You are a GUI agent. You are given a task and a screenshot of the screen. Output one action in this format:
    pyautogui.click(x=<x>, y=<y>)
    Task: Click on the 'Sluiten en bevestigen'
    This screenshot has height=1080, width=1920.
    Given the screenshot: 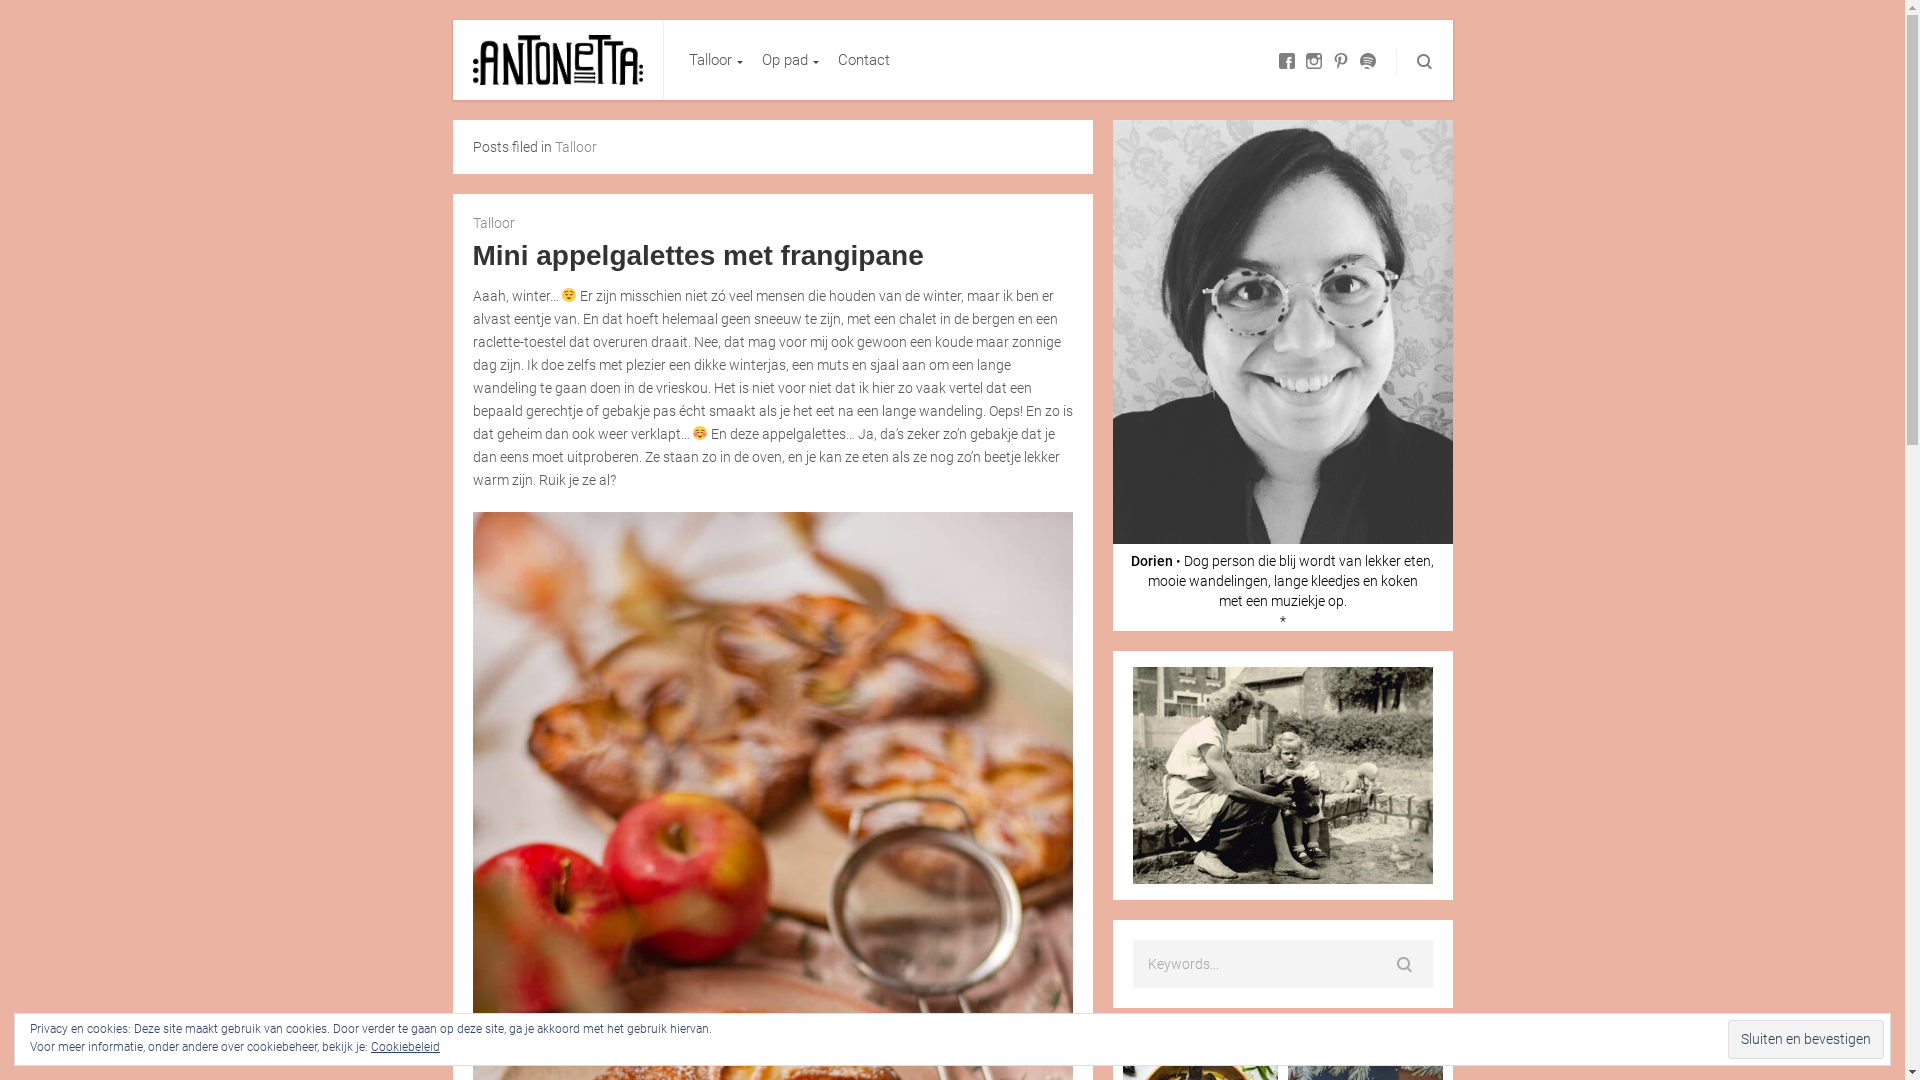 What is the action you would take?
    pyautogui.click(x=1805, y=1038)
    